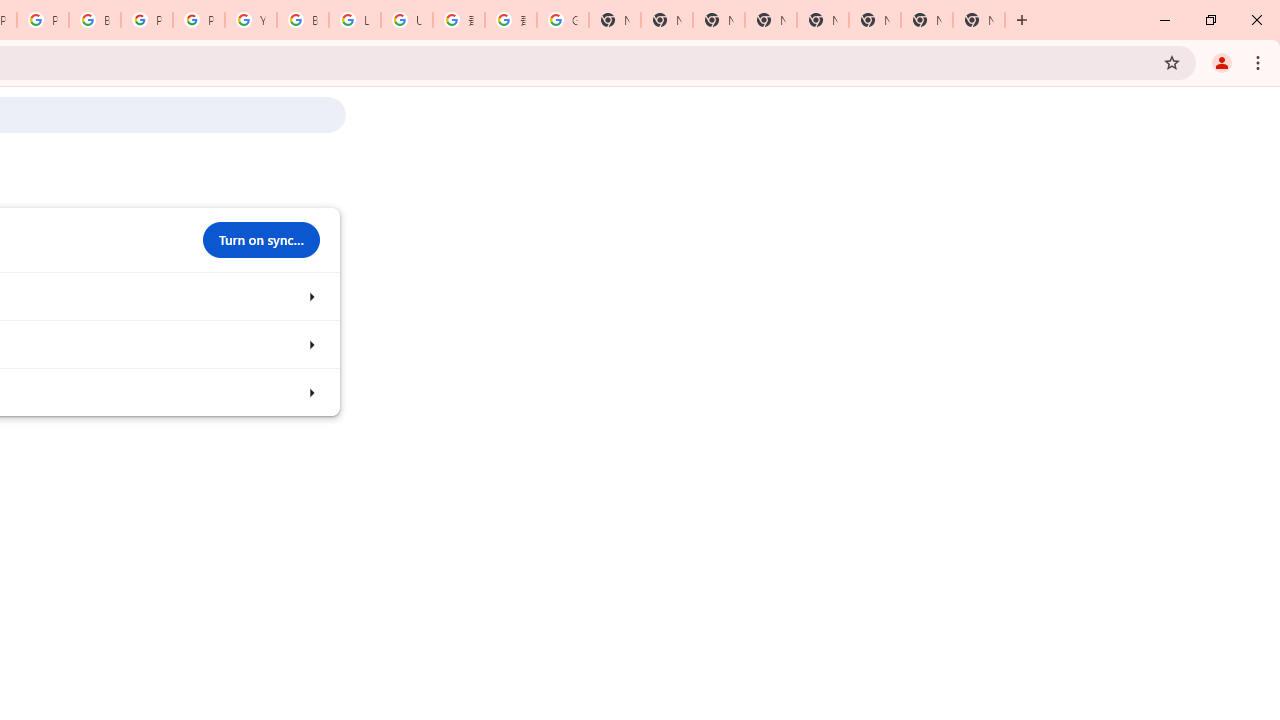  I want to click on 'Import bookmarks and settings', so click(310, 392).